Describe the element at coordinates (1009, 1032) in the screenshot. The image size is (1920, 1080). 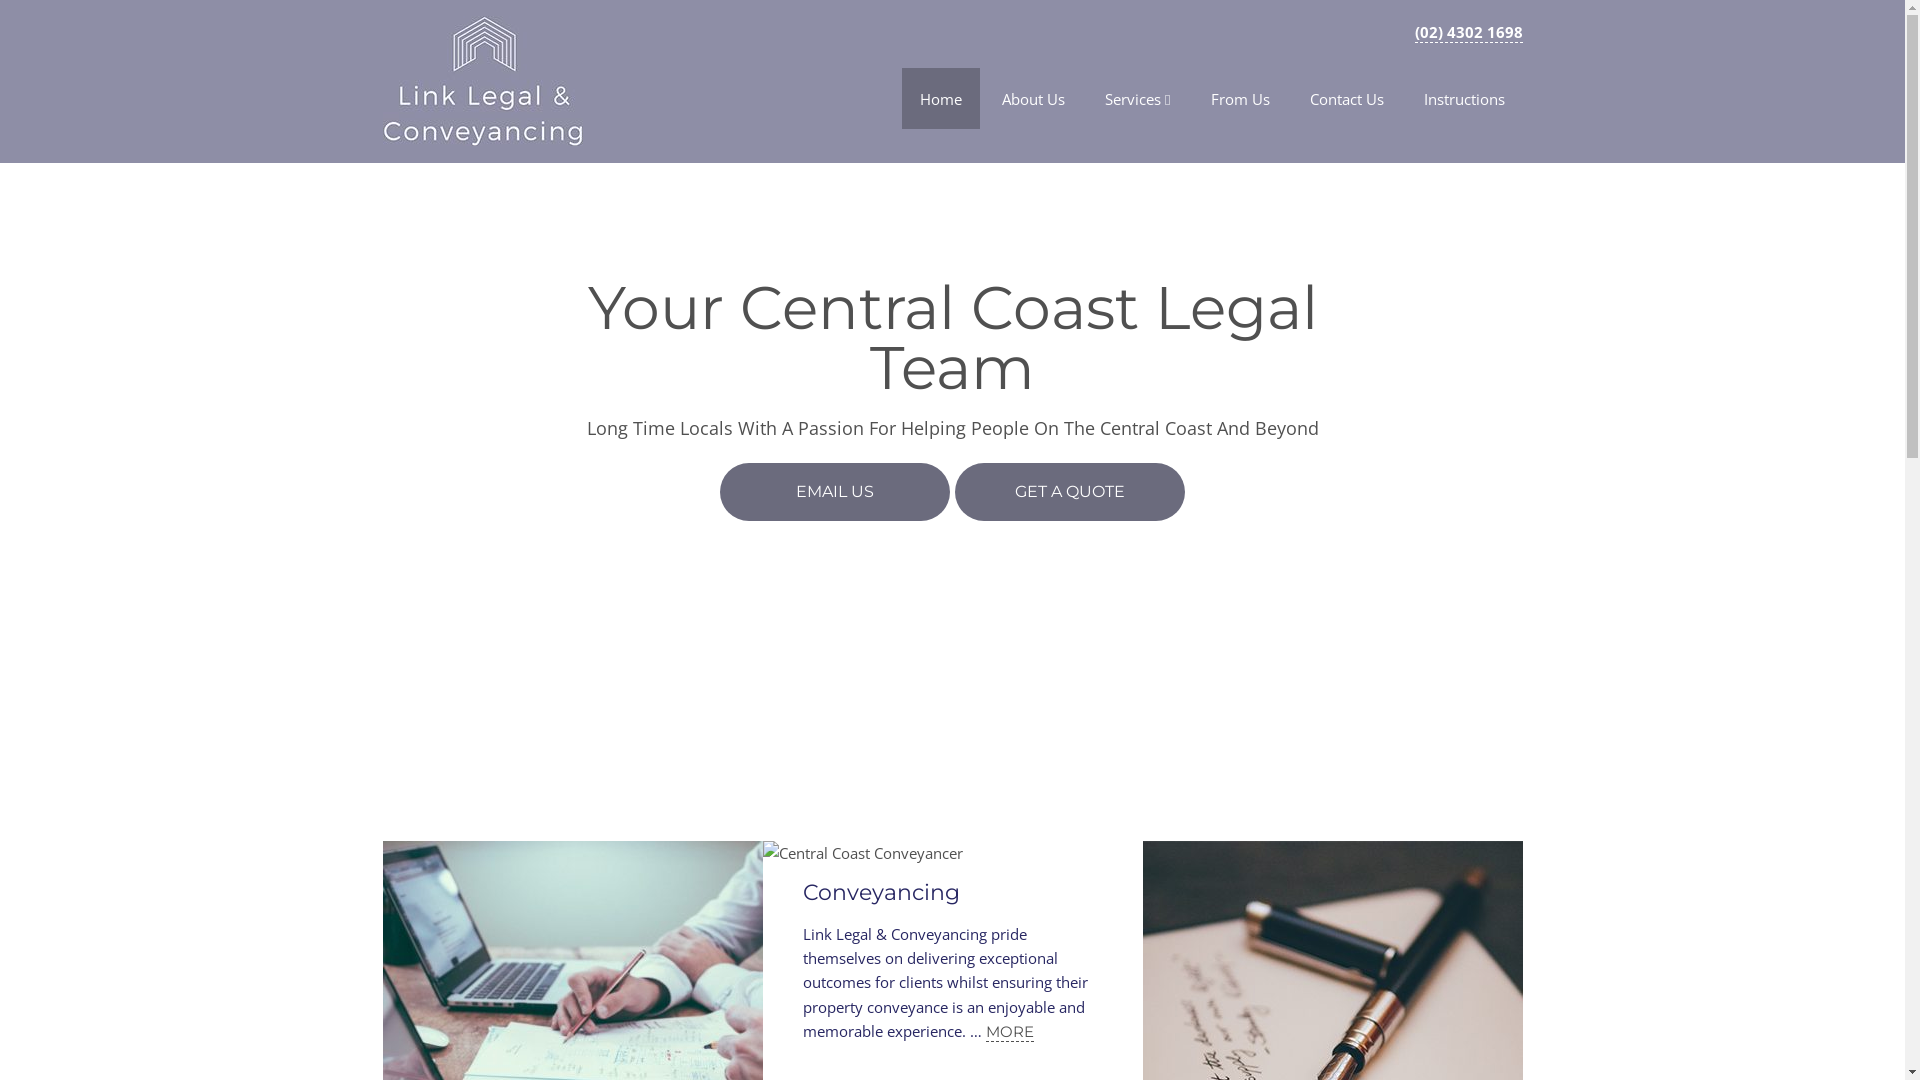
I see `'MORE'` at that location.